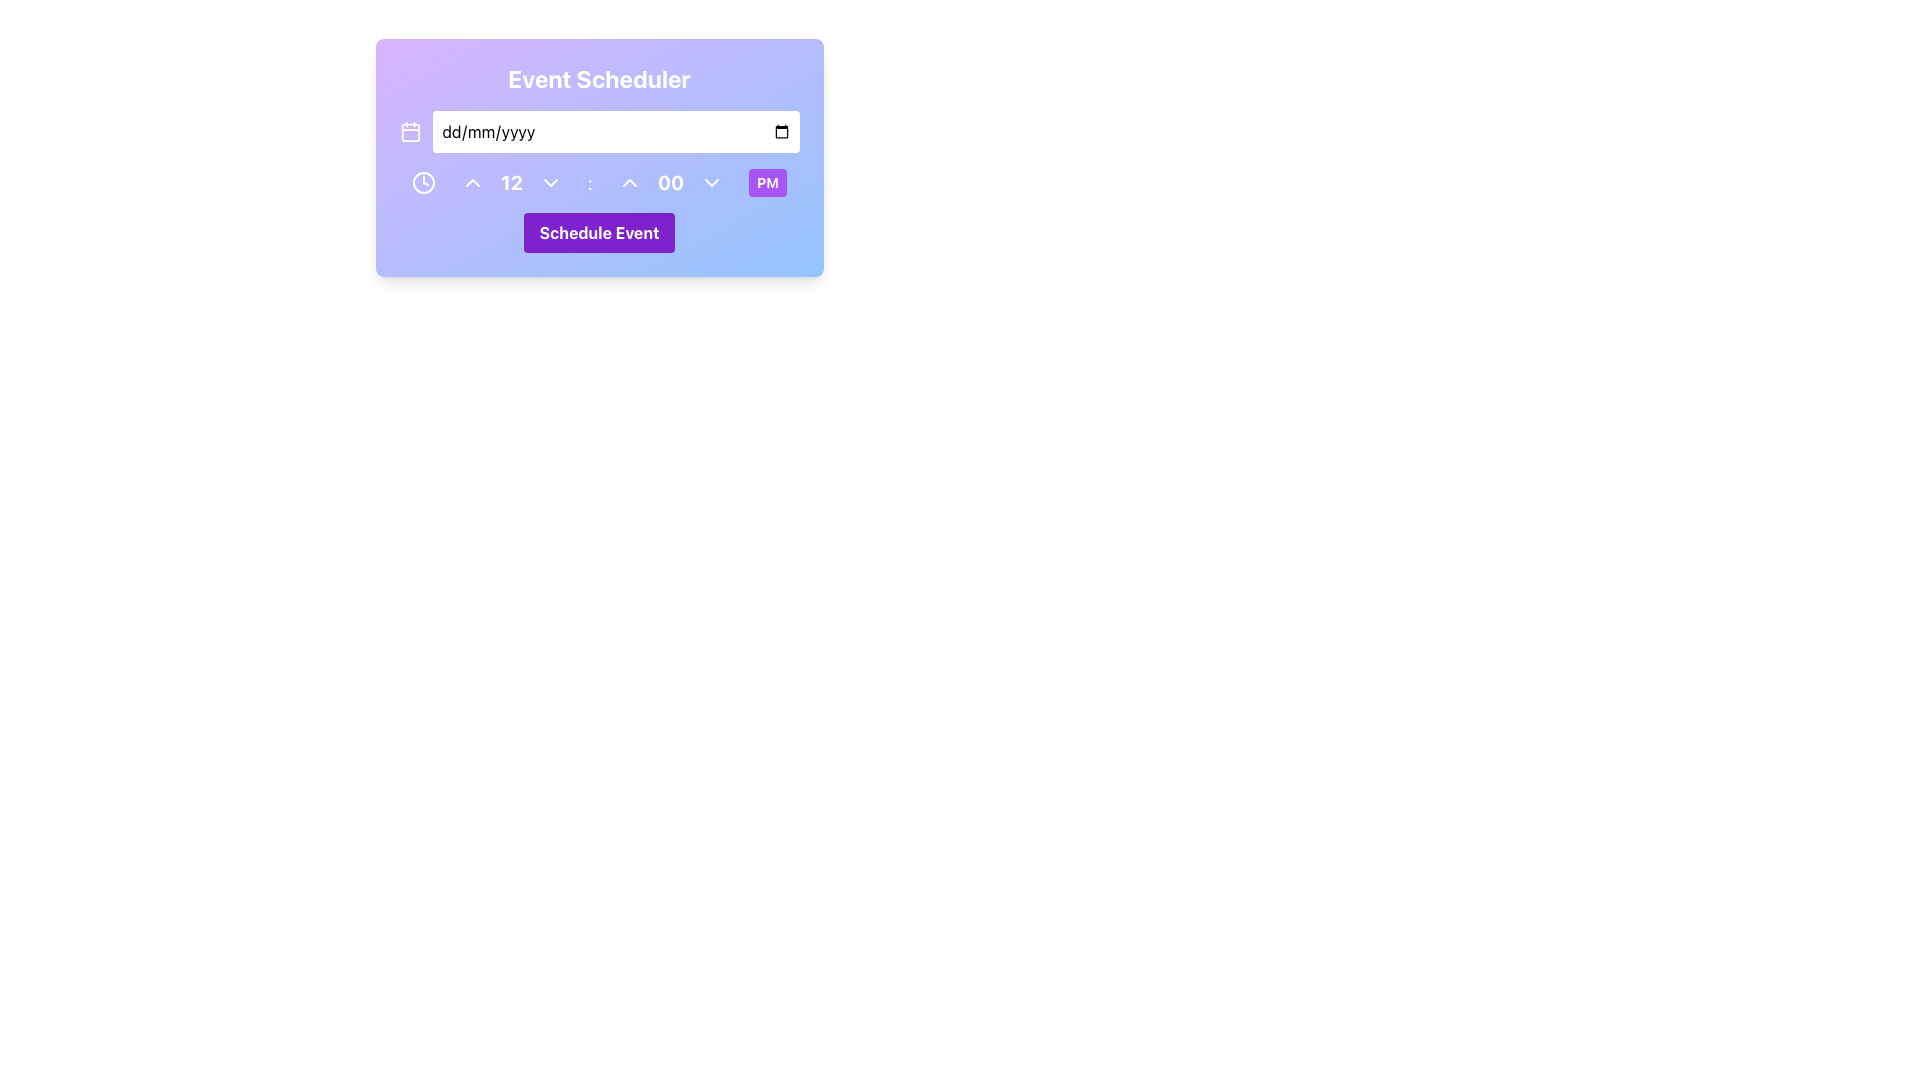  What do you see at coordinates (598, 231) in the screenshot?
I see `the rectangular button labeled 'Schedule Event' with a purple background` at bounding box center [598, 231].